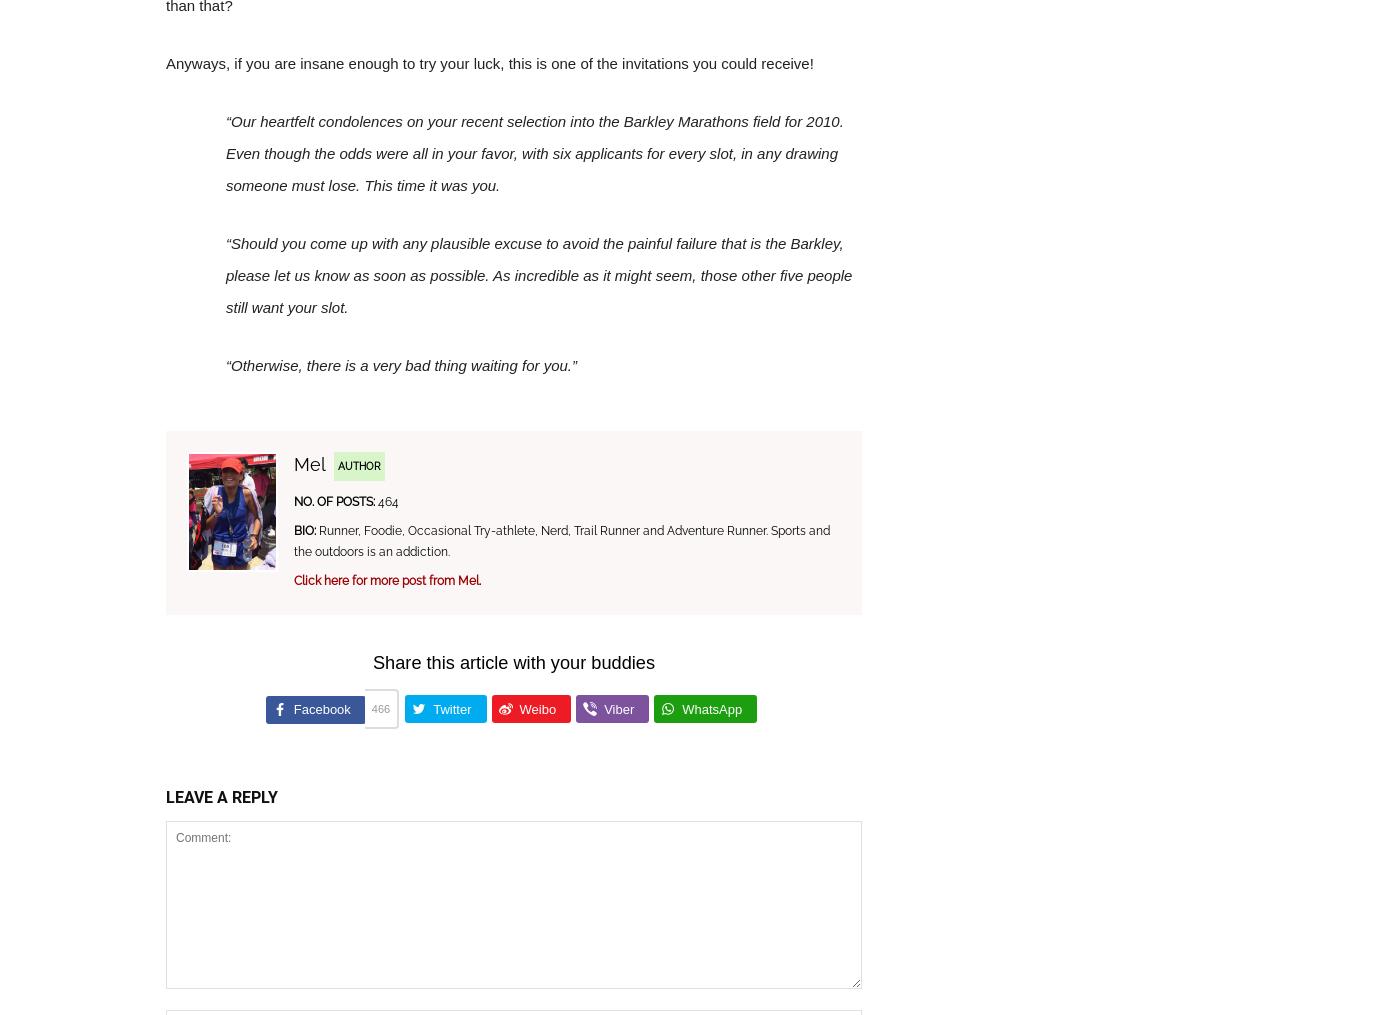 This screenshot has height=1015, width=1400. What do you see at coordinates (539, 275) in the screenshot?
I see `'“Should you come up with any plausible excuse to avoid the painful failure that is the Barkley, please let us know as soon as possible. As incredible as it might seem, those other five people still want your slot.'` at bounding box center [539, 275].